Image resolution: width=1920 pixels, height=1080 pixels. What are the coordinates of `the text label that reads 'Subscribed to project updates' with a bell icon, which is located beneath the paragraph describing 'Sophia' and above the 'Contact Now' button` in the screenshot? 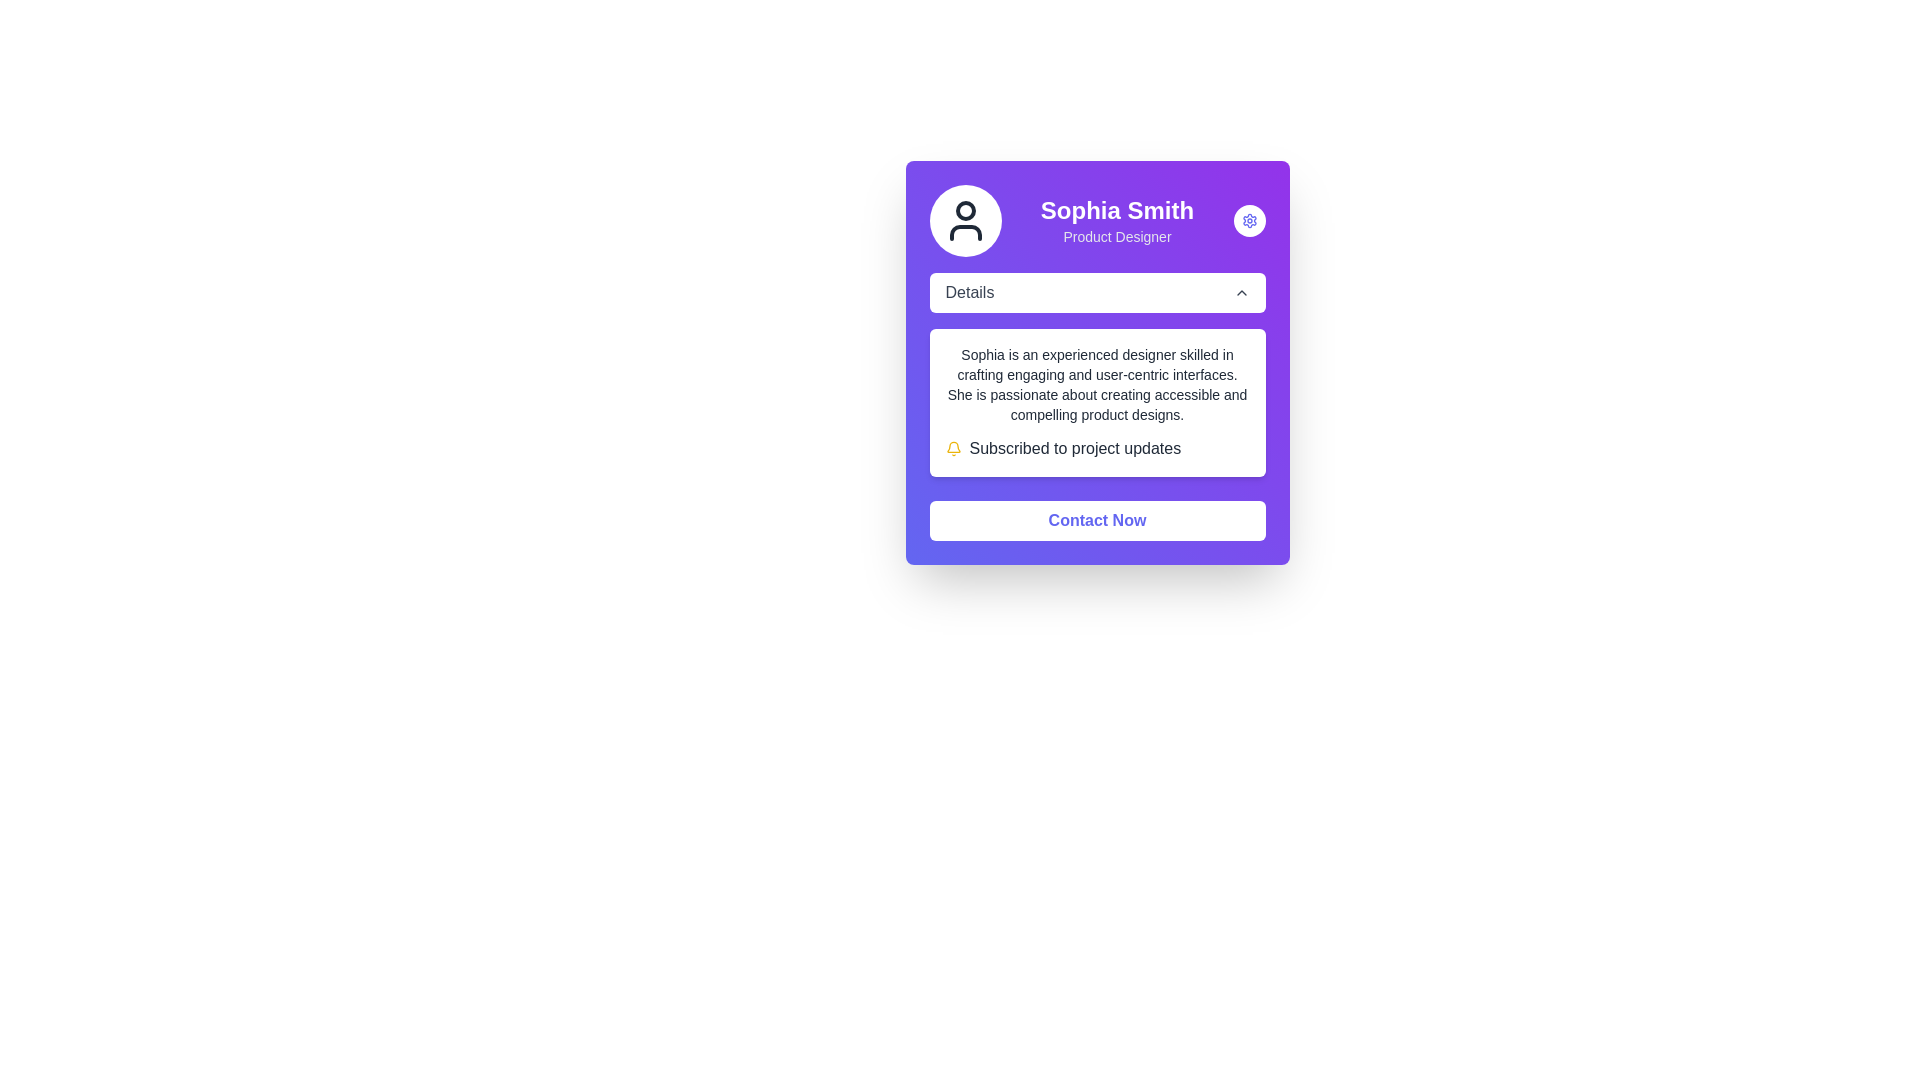 It's located at (1096, 447).